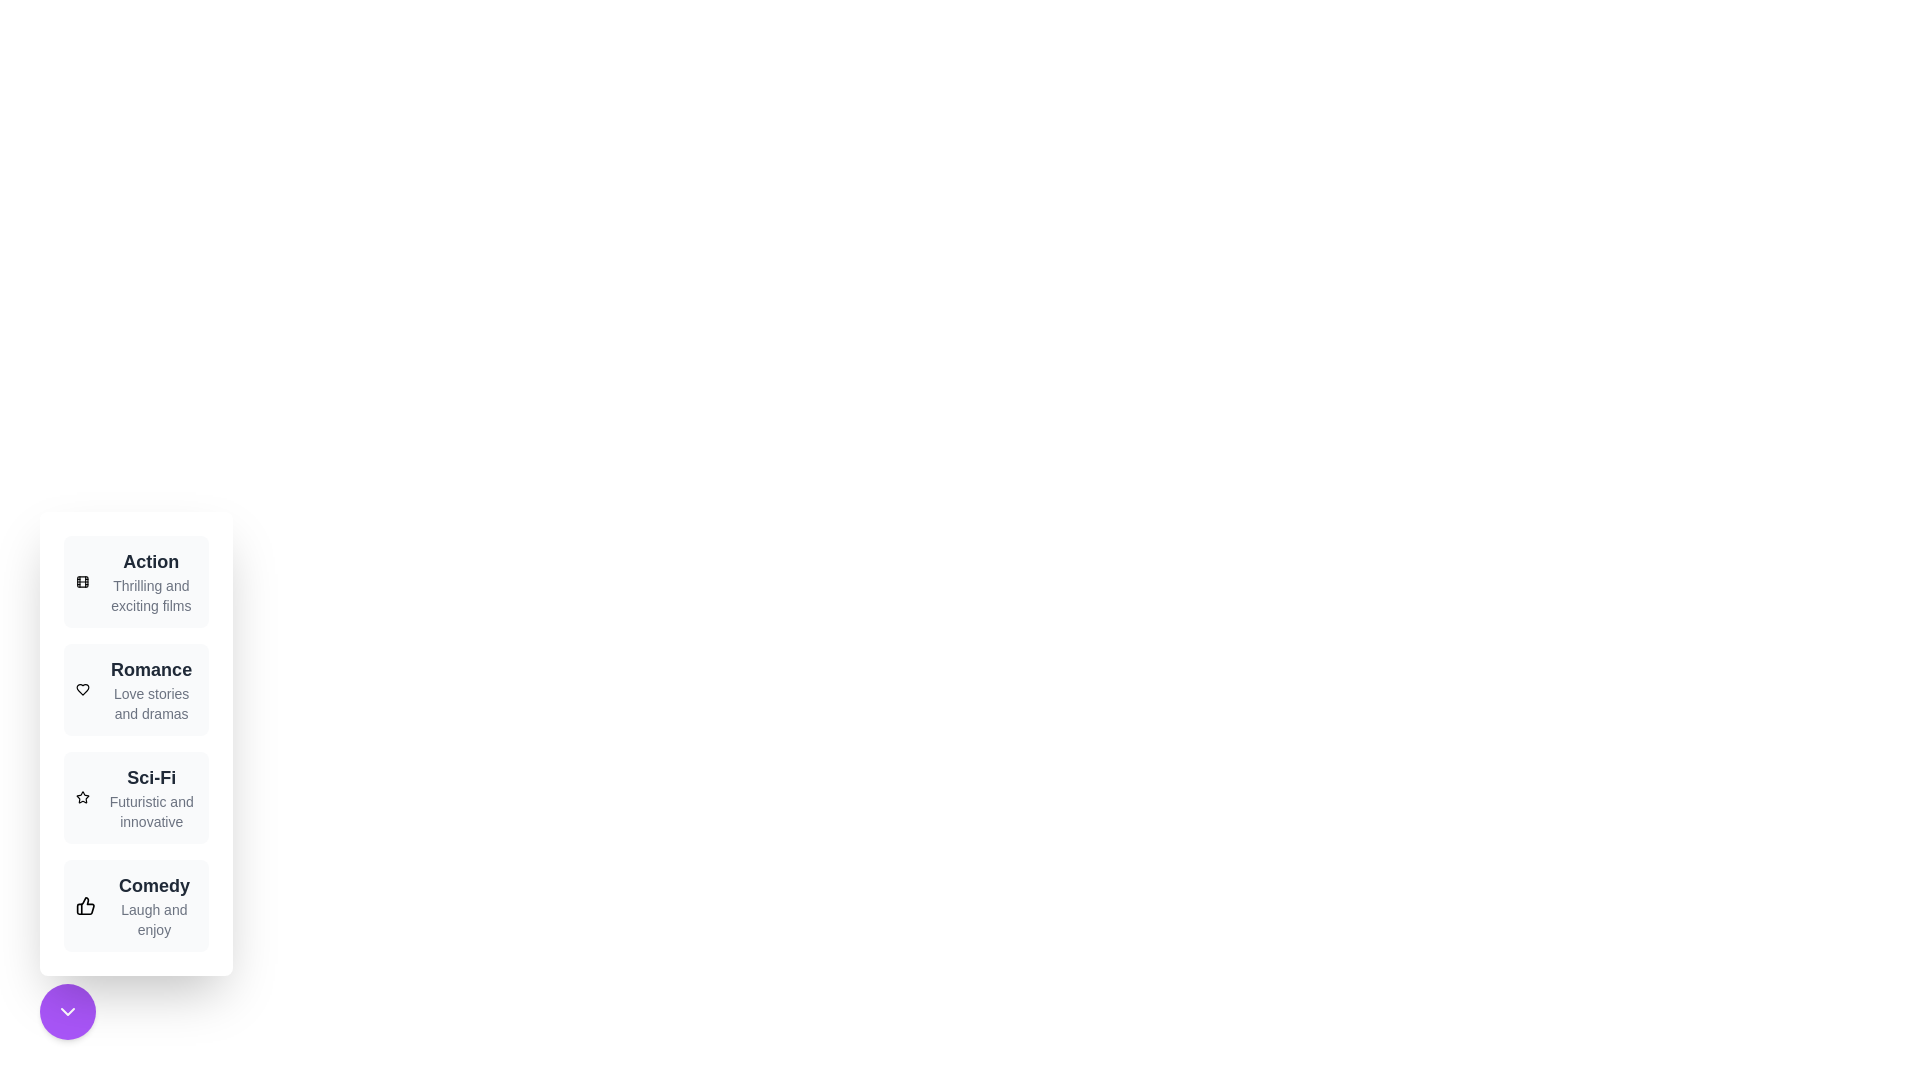 Image resolution: width=1920 pixels, height=1080 pixels. I want to click on the toggle button to toggle the speed dial open or closed, so click(67, 1011).